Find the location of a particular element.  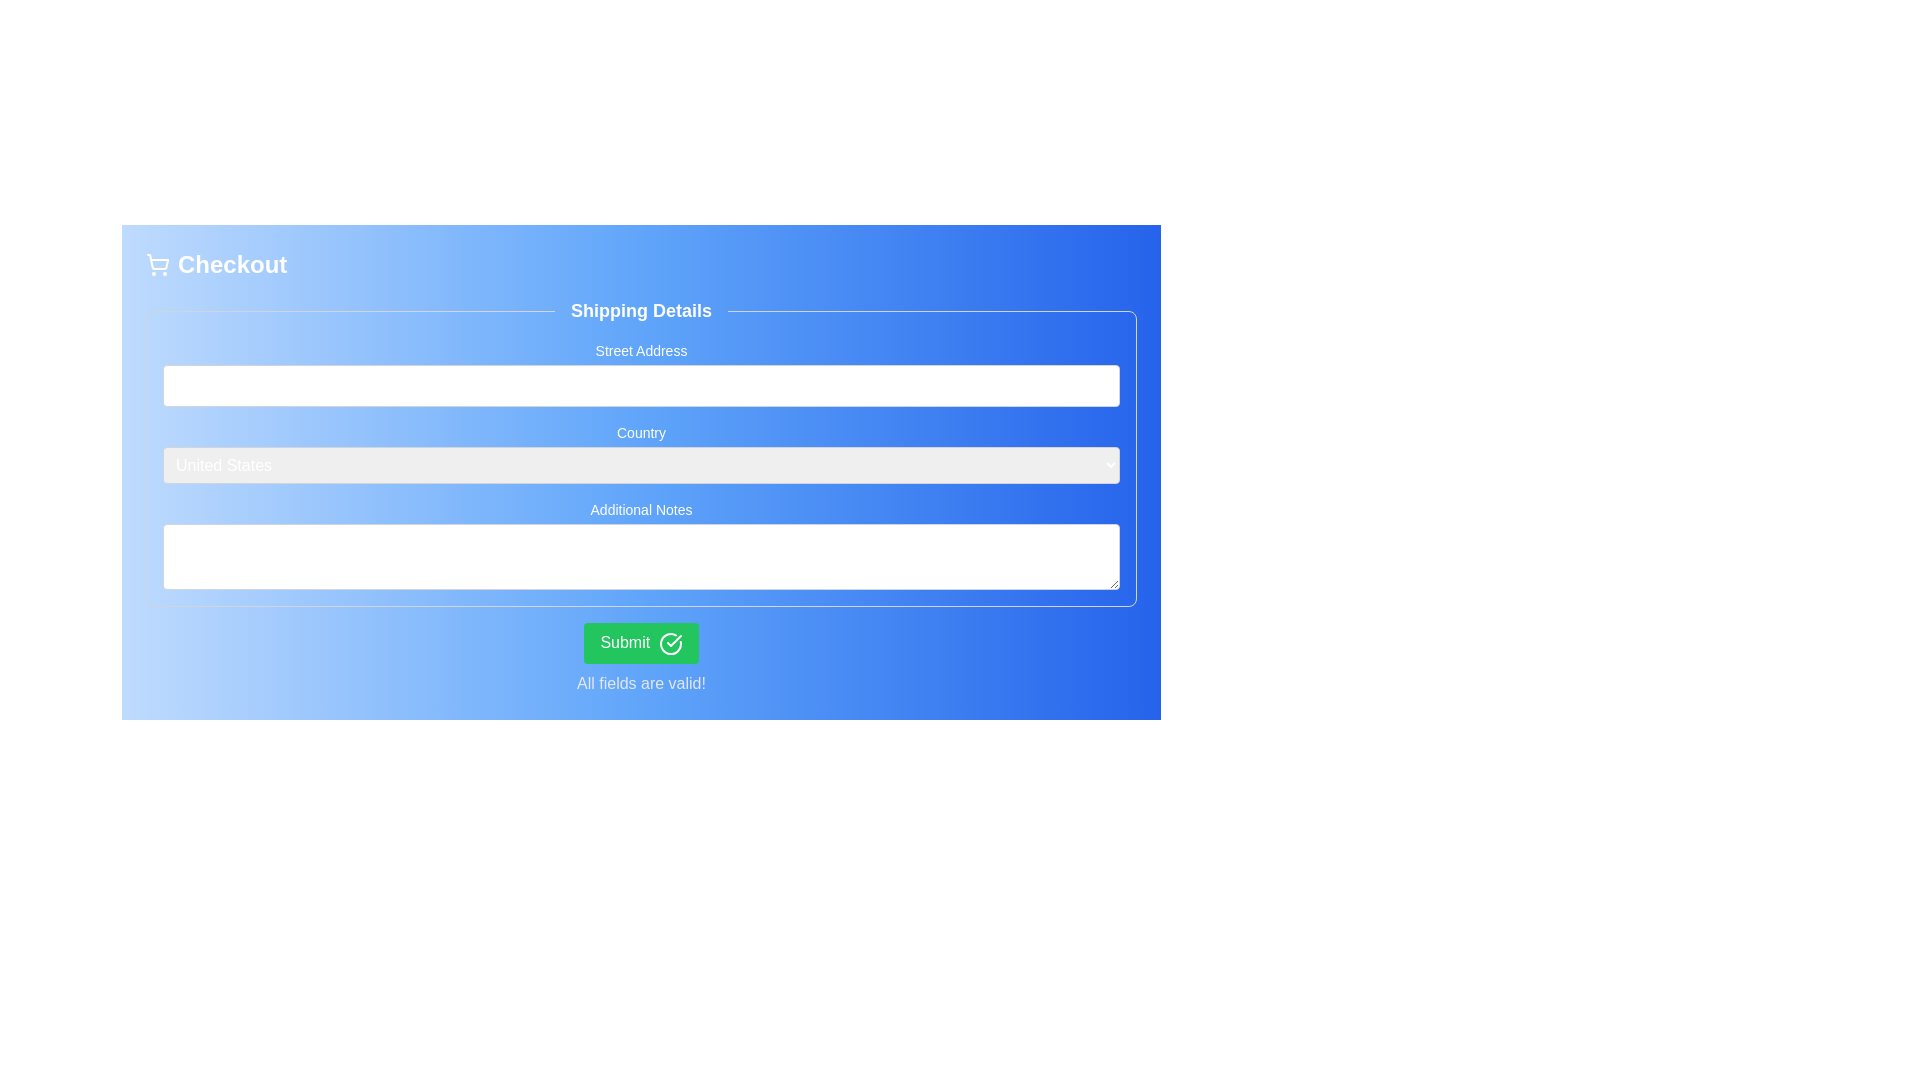

an item from the dropdown menu located beneath the 'Country' label in the 'Shipping Details' section is located at coordinates (641, 465).